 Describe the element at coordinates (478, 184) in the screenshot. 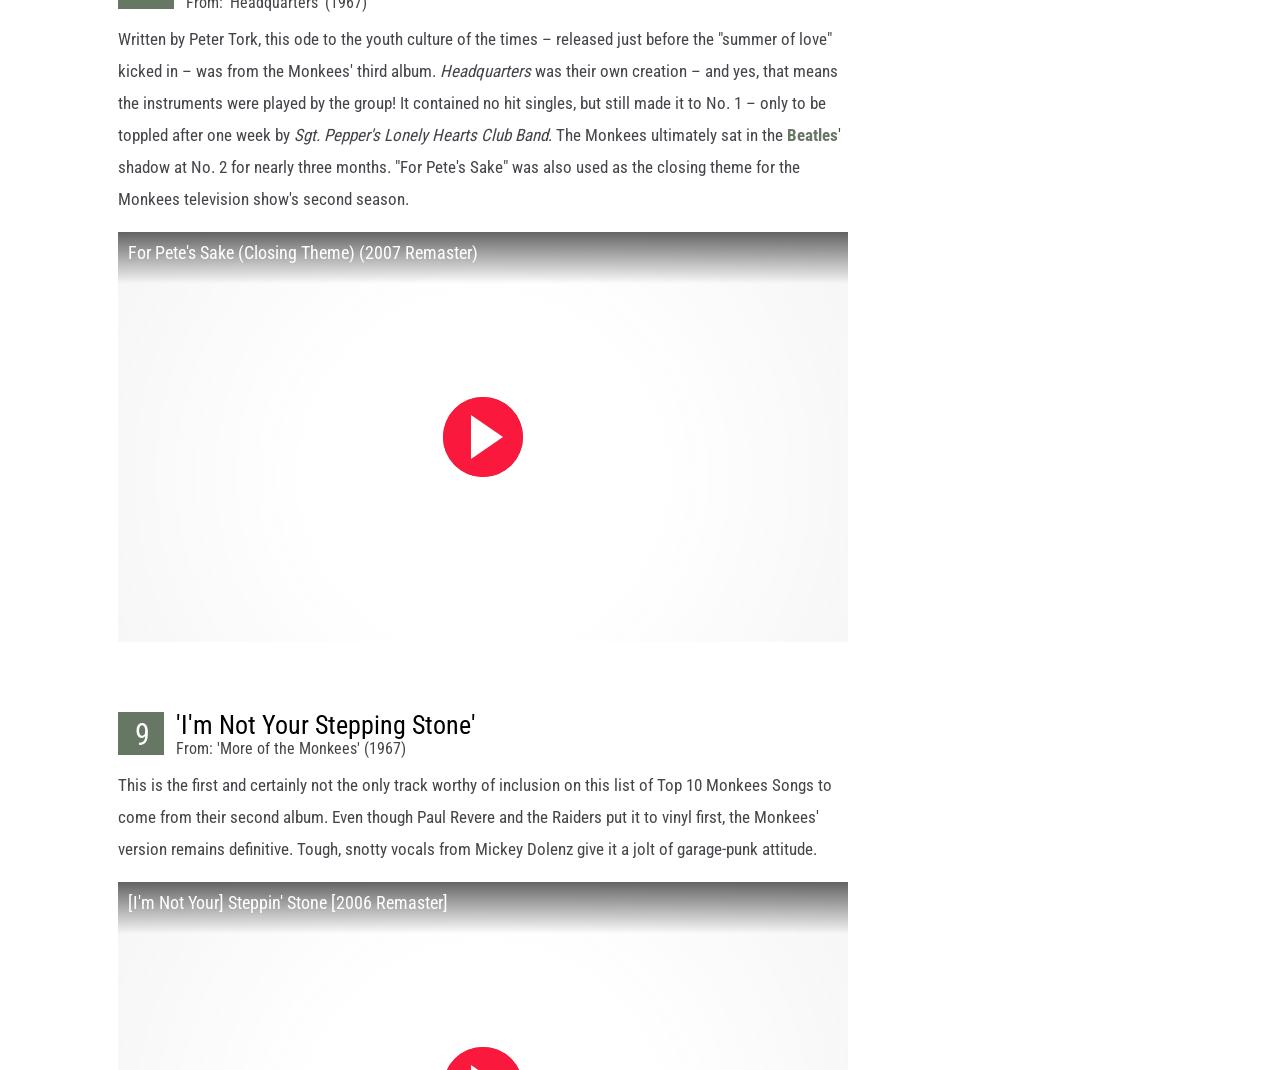

I see `'' shadow at No. 2 for nearly three months. "For Pete's Sake" was also used as the closing theme for the Monkees television show's second season.'` at that location.